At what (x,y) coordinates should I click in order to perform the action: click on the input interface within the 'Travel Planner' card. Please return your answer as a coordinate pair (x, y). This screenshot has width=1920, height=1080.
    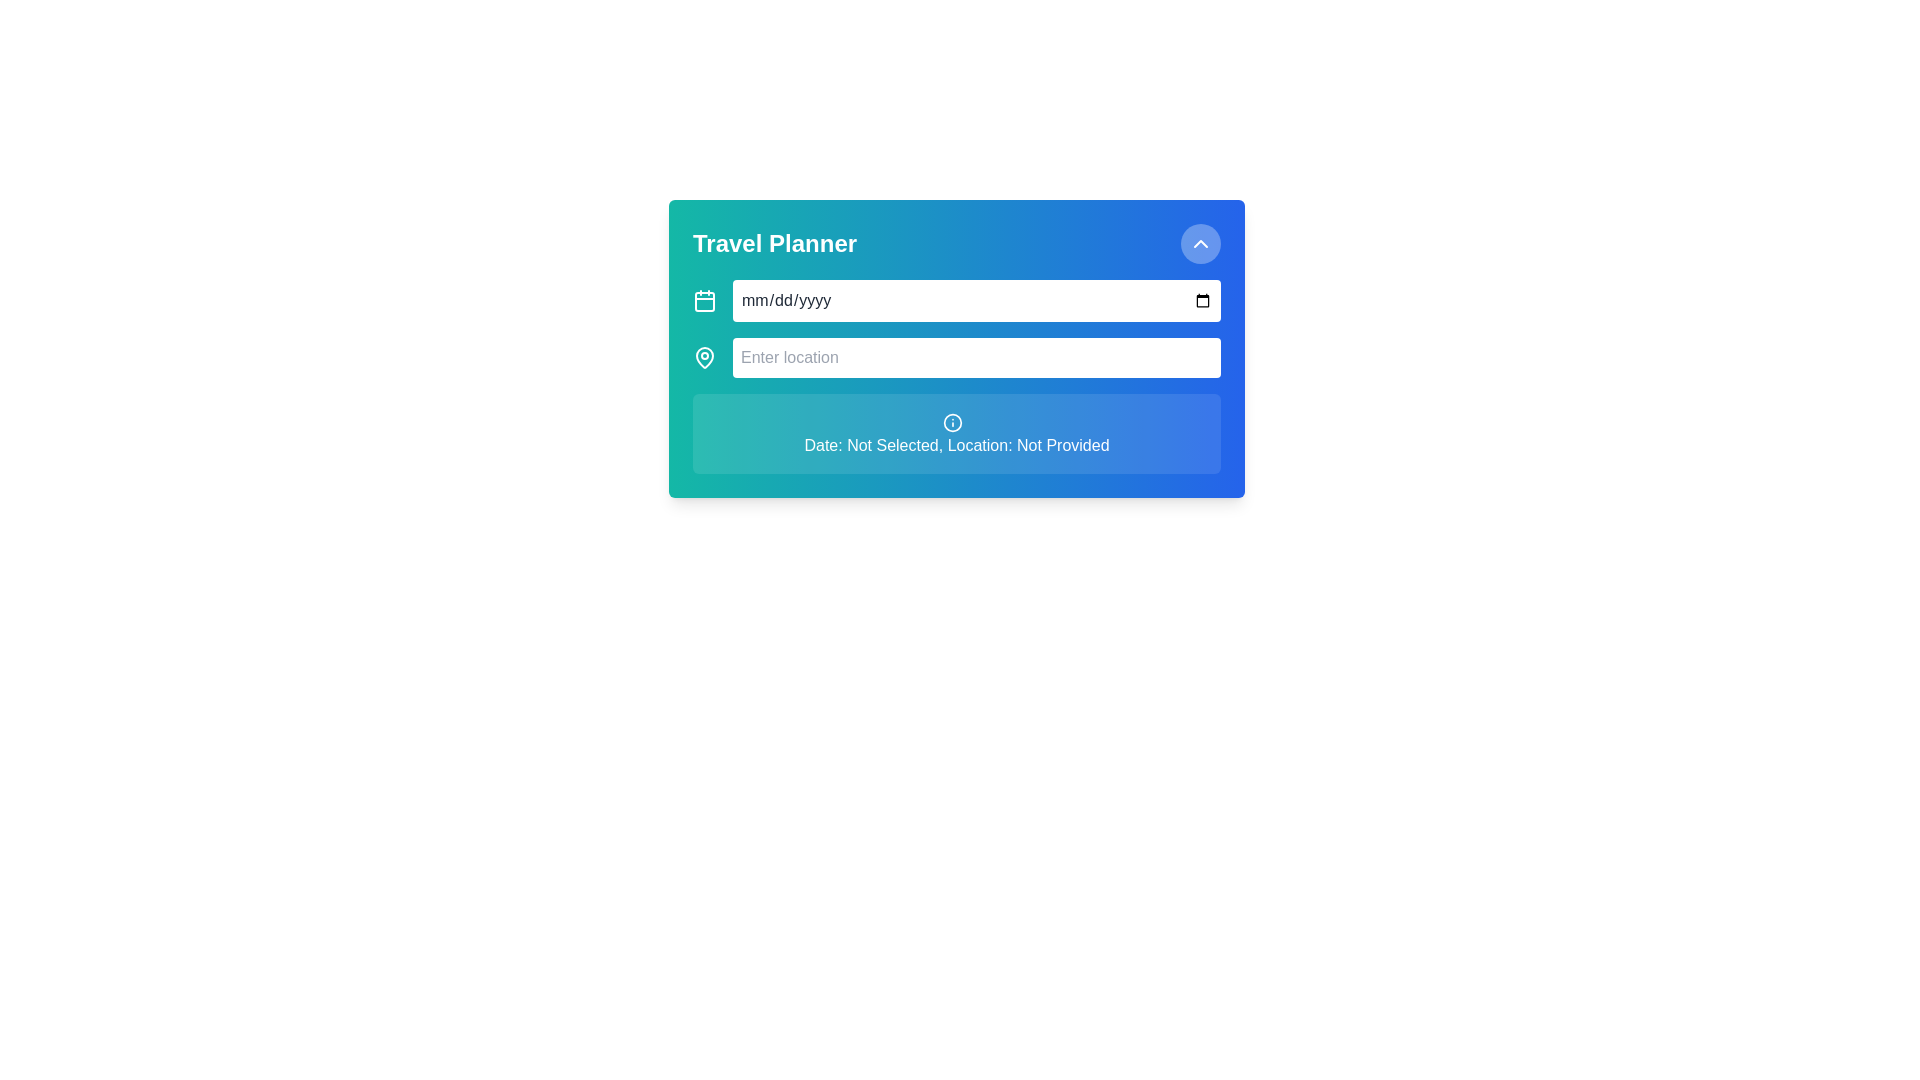
    Looking at the image, I should click on (955, 327).